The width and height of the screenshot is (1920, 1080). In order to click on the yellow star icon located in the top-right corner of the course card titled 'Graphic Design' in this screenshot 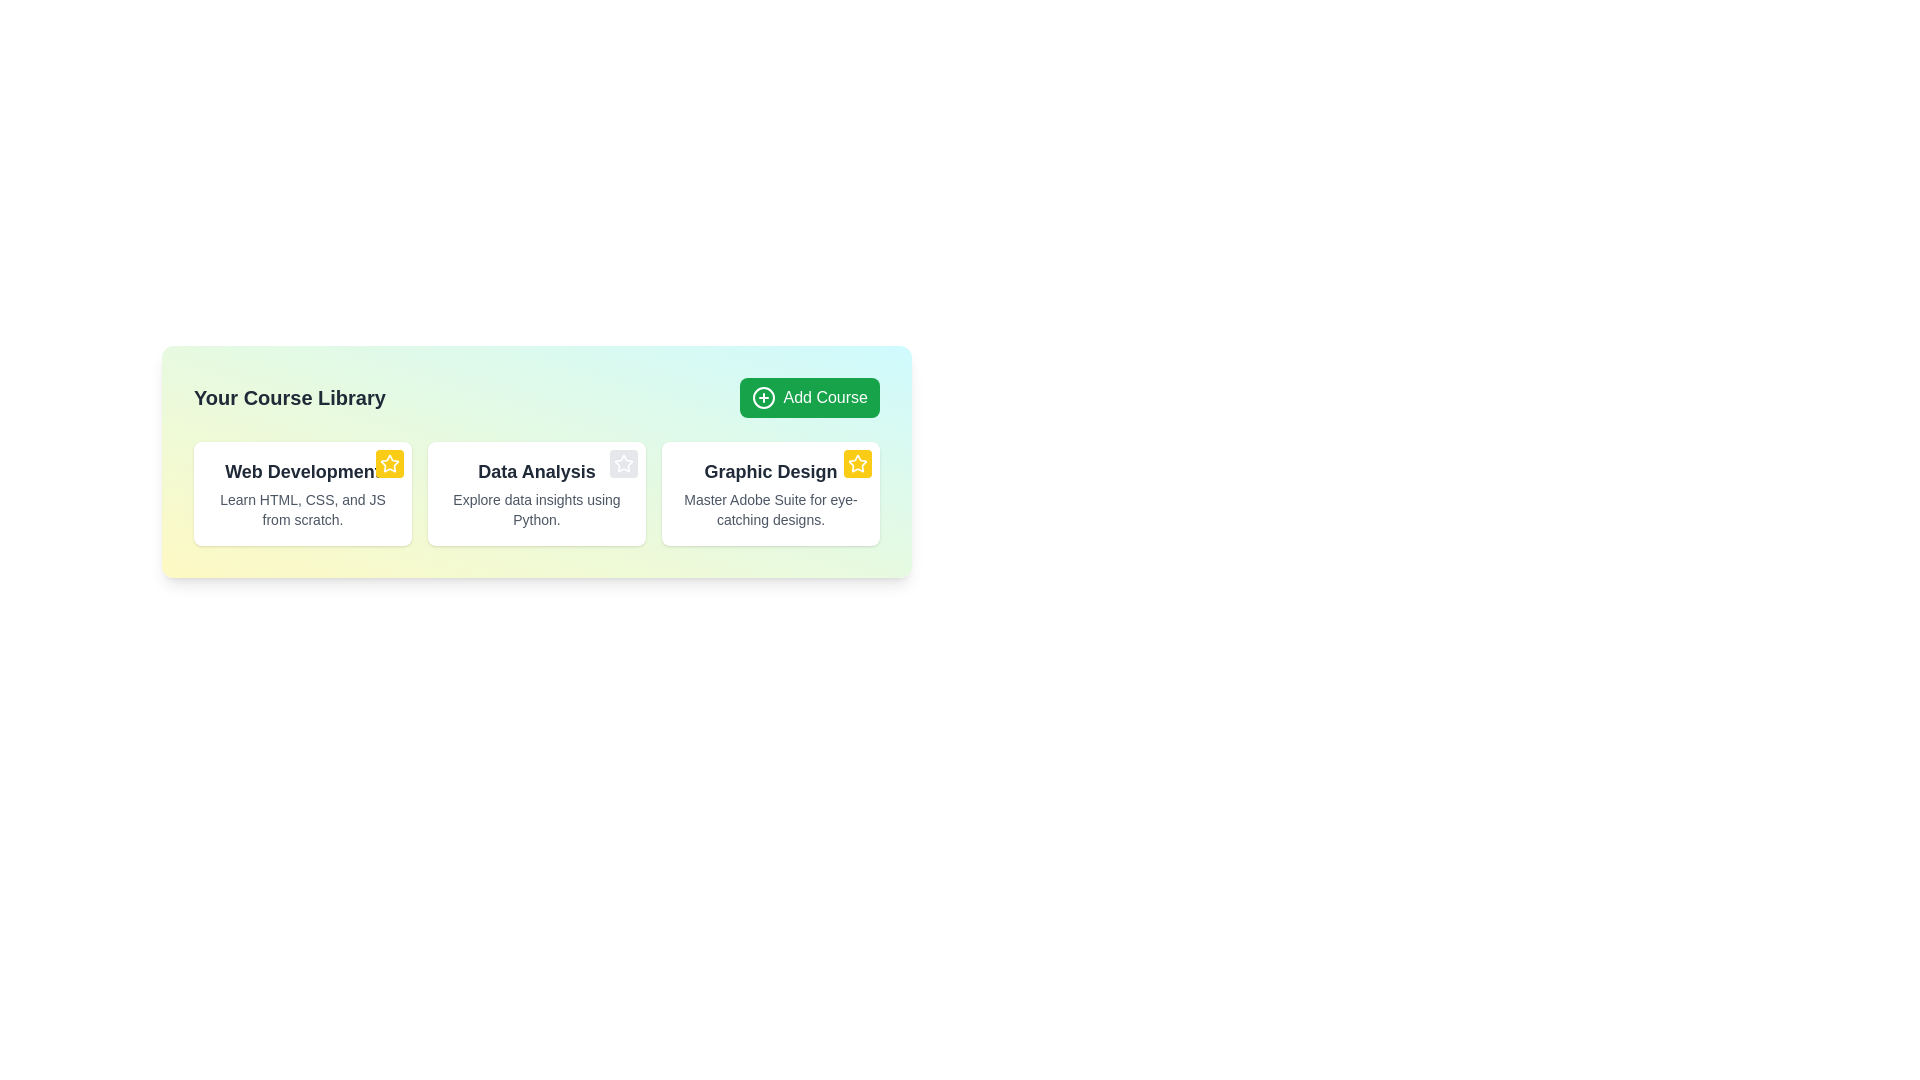, I will do `click(770, 493)`.